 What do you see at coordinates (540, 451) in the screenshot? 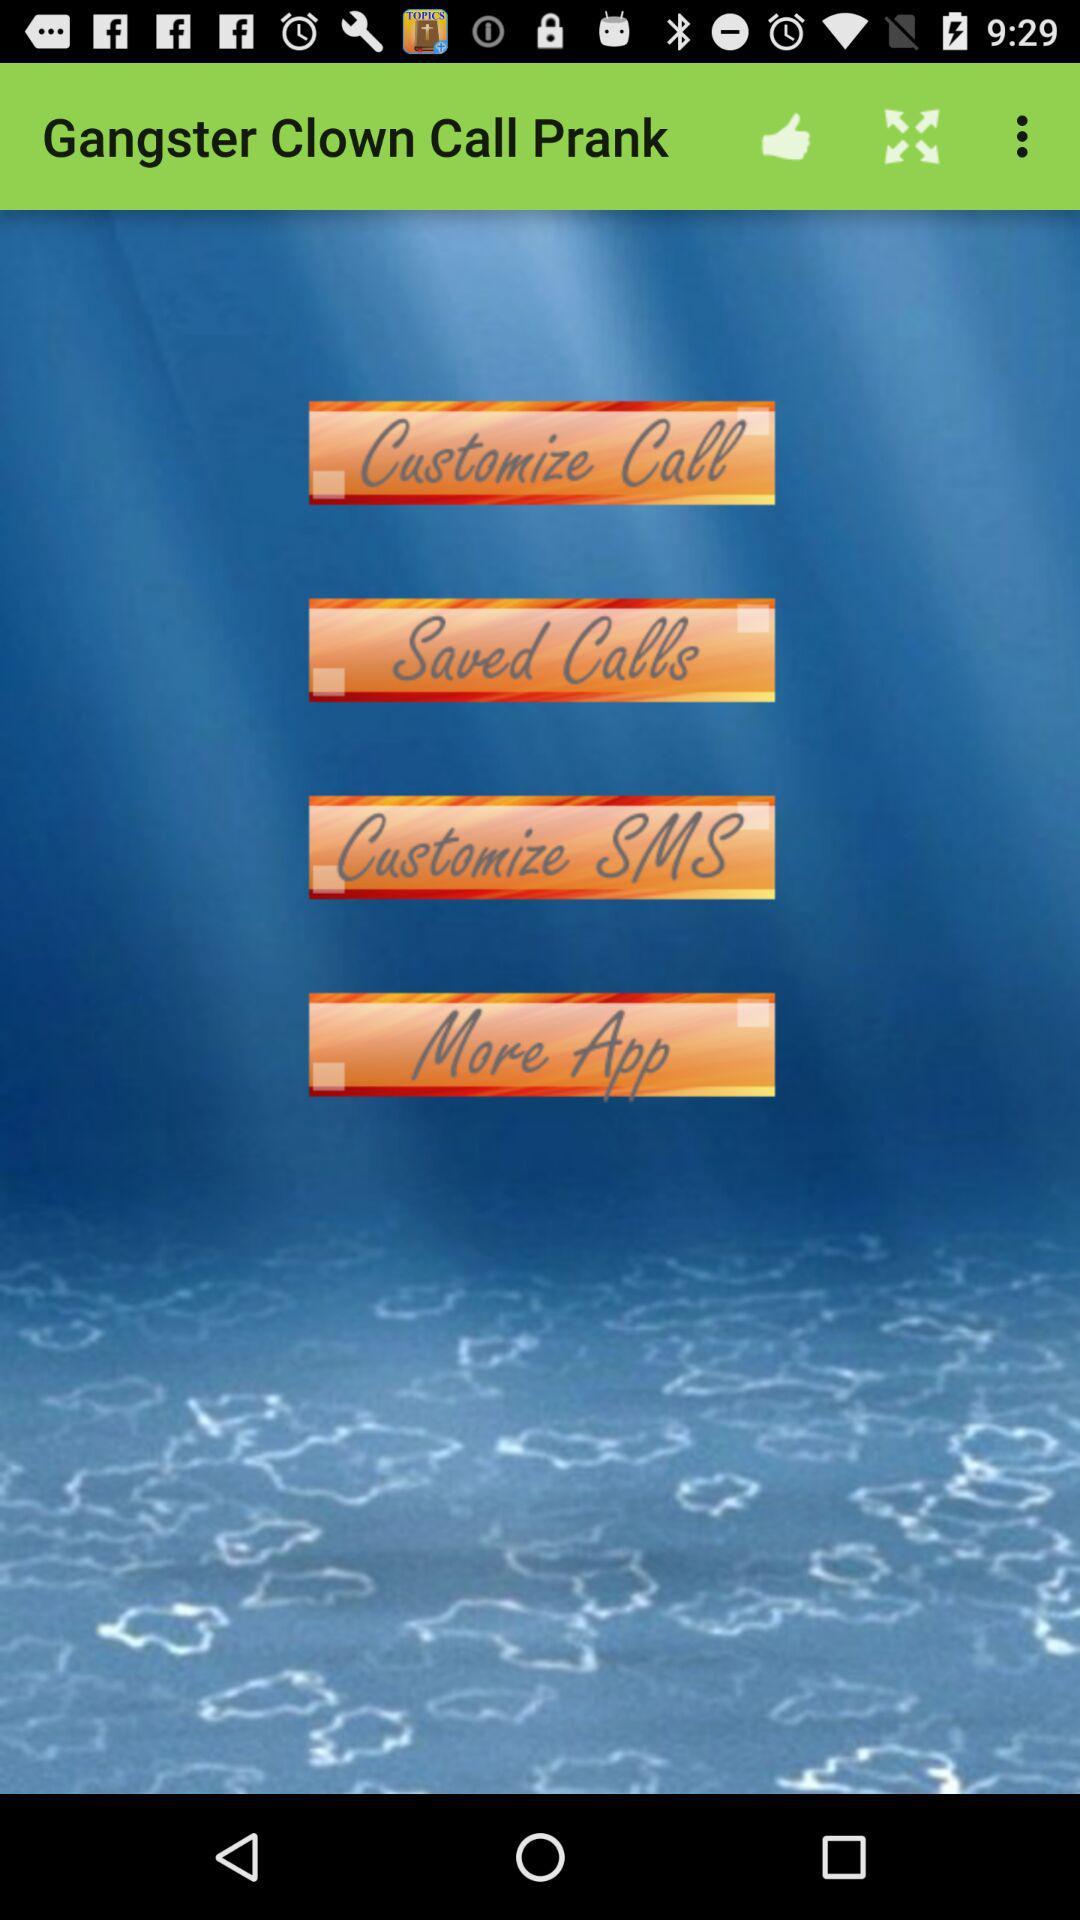
I see `button` at bounding box center [540, 451].